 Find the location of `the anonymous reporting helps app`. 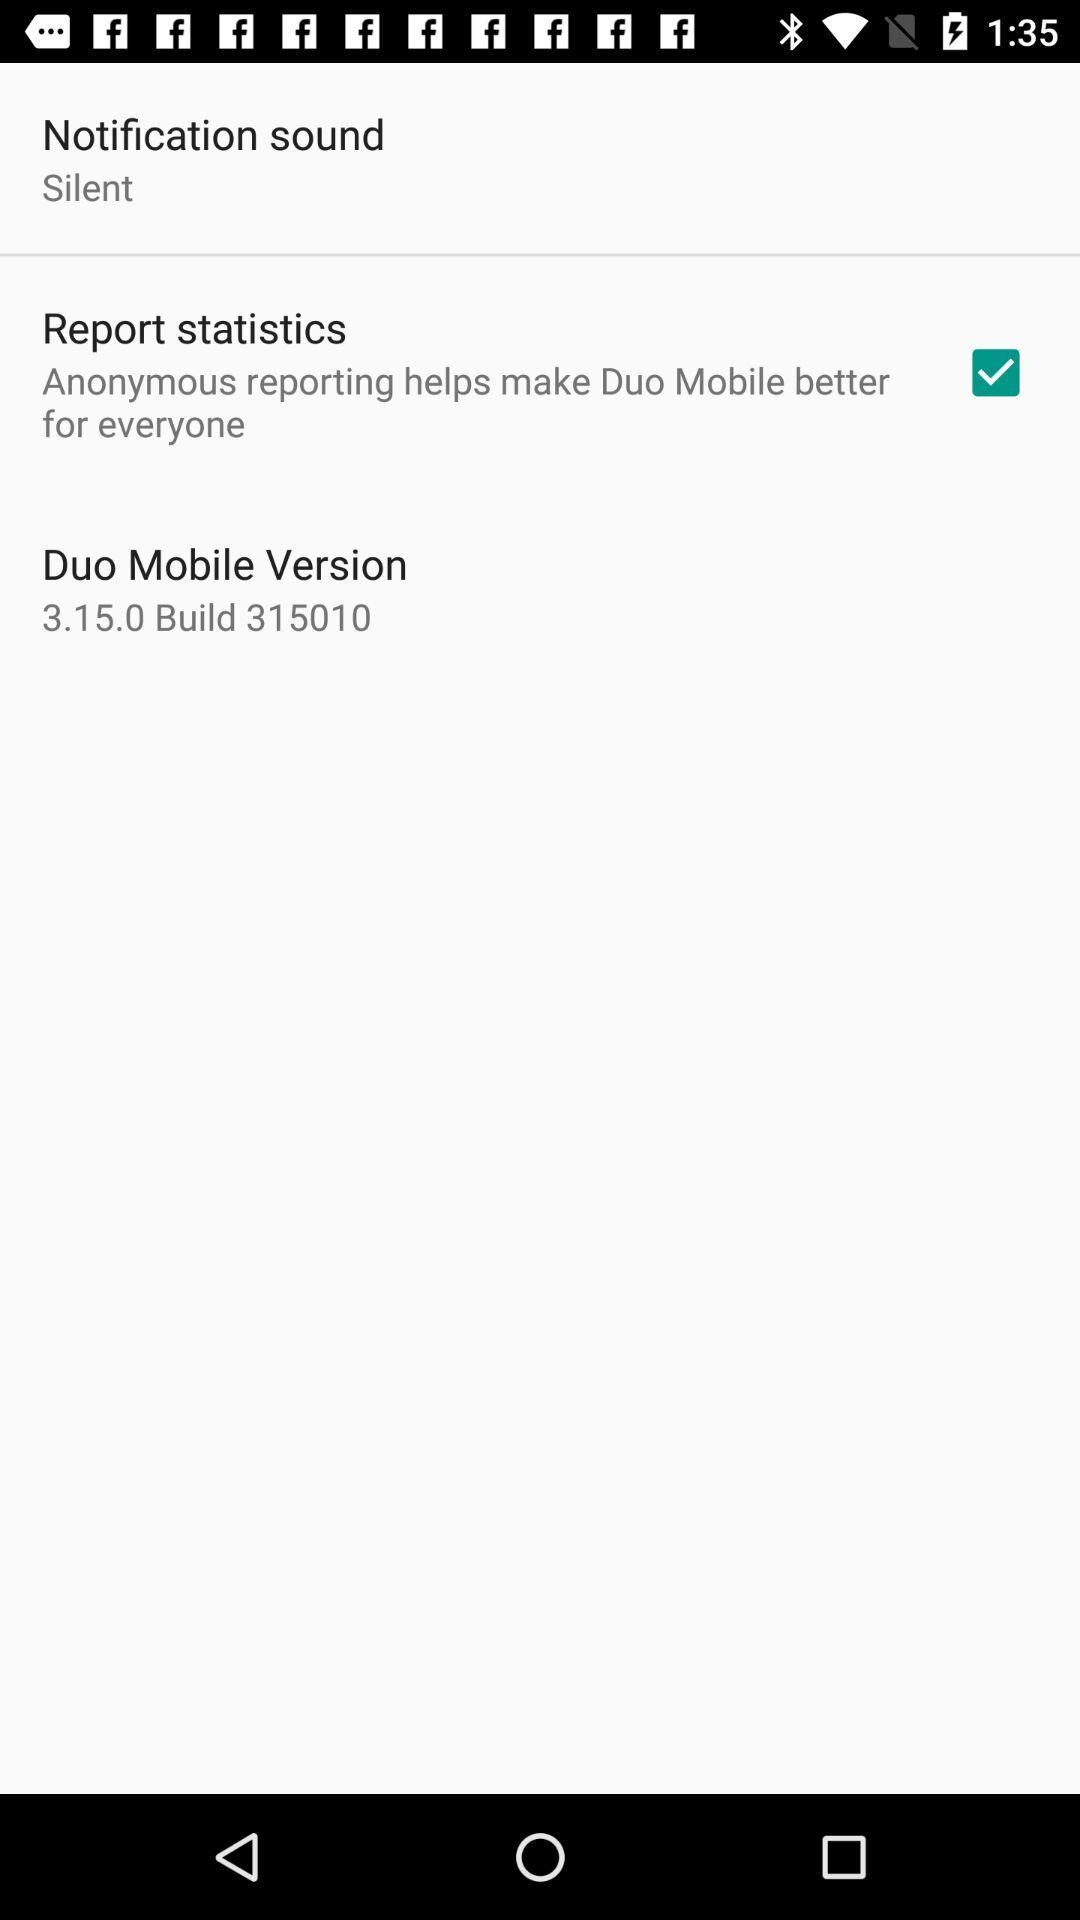

the anonymous reporting helps app is located at coordinates (477, 400).